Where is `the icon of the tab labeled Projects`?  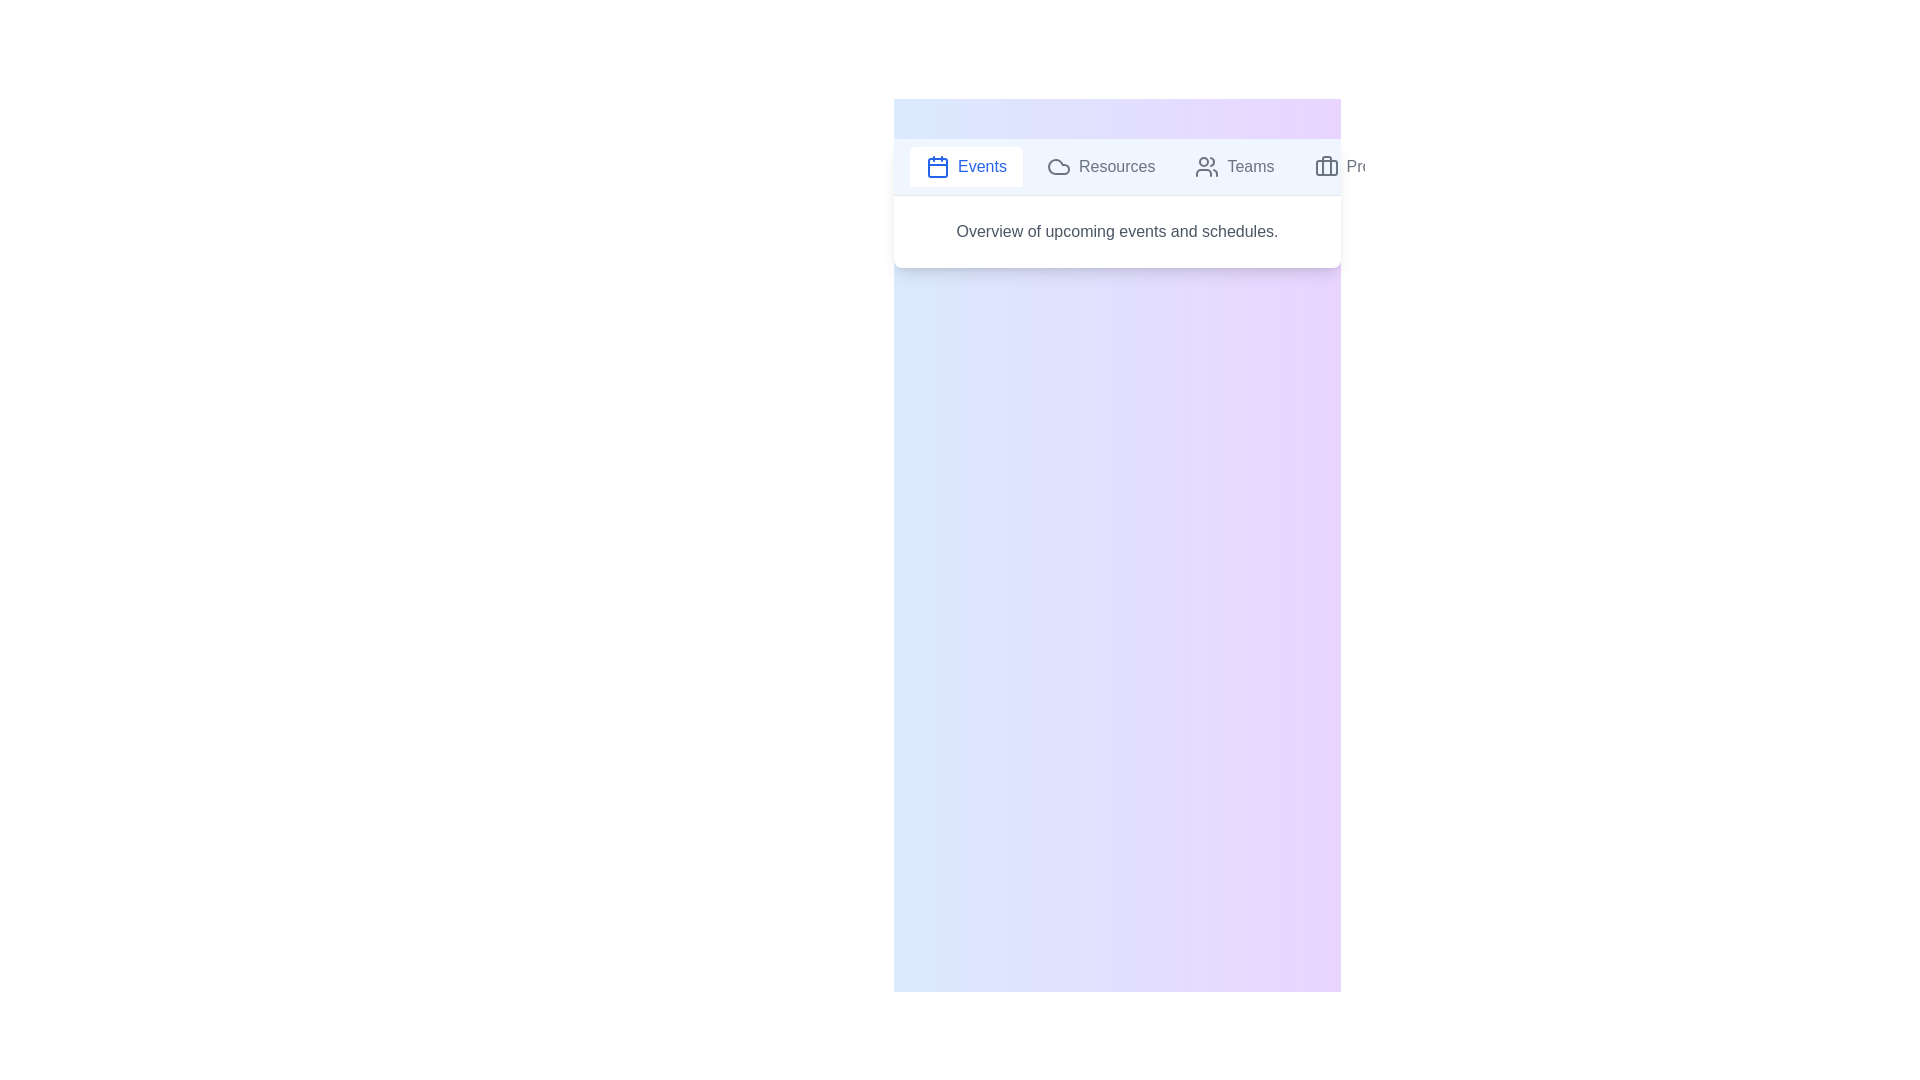
the icon of the tab labeled Projects is located at coordinates (1325, 165).